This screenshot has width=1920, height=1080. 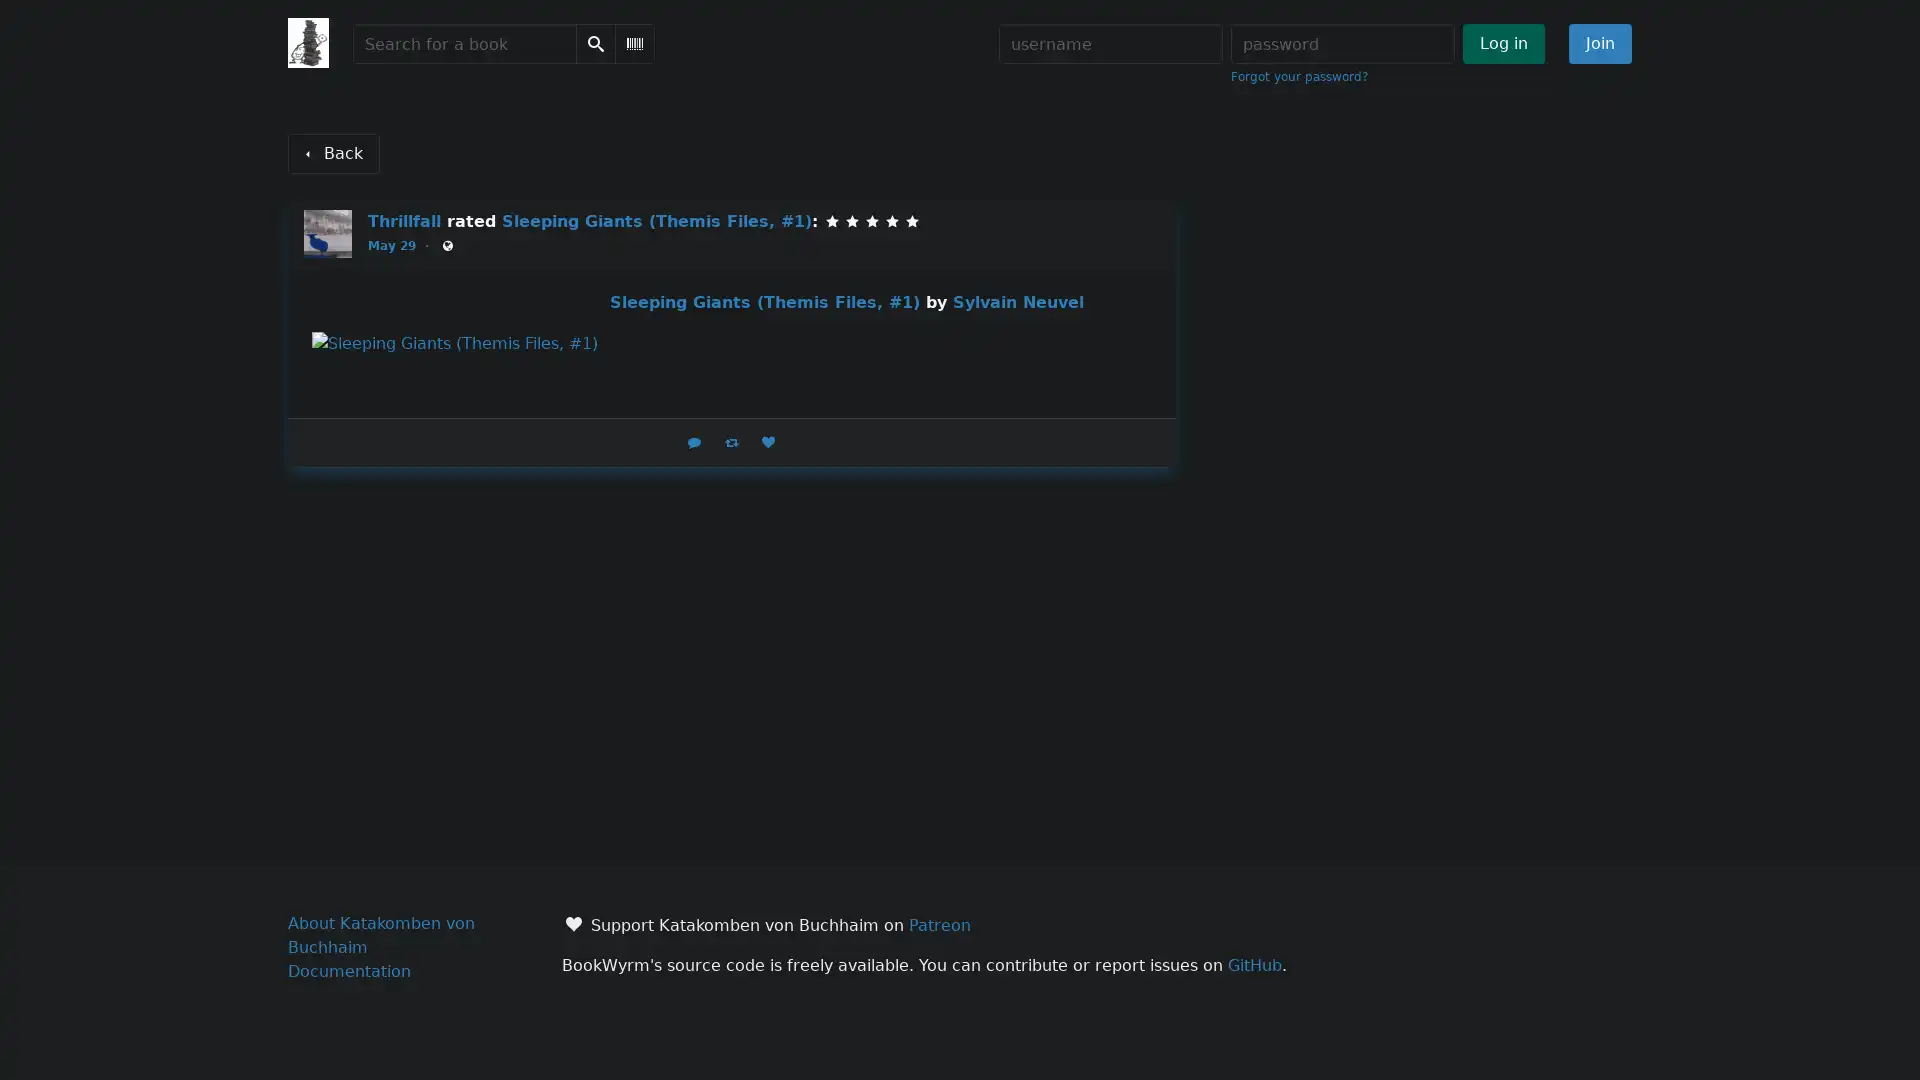 What do you see at coordinates (632, 43) in the screenshot?
I see `Scan Barcode` at bounding box center [632, 43].